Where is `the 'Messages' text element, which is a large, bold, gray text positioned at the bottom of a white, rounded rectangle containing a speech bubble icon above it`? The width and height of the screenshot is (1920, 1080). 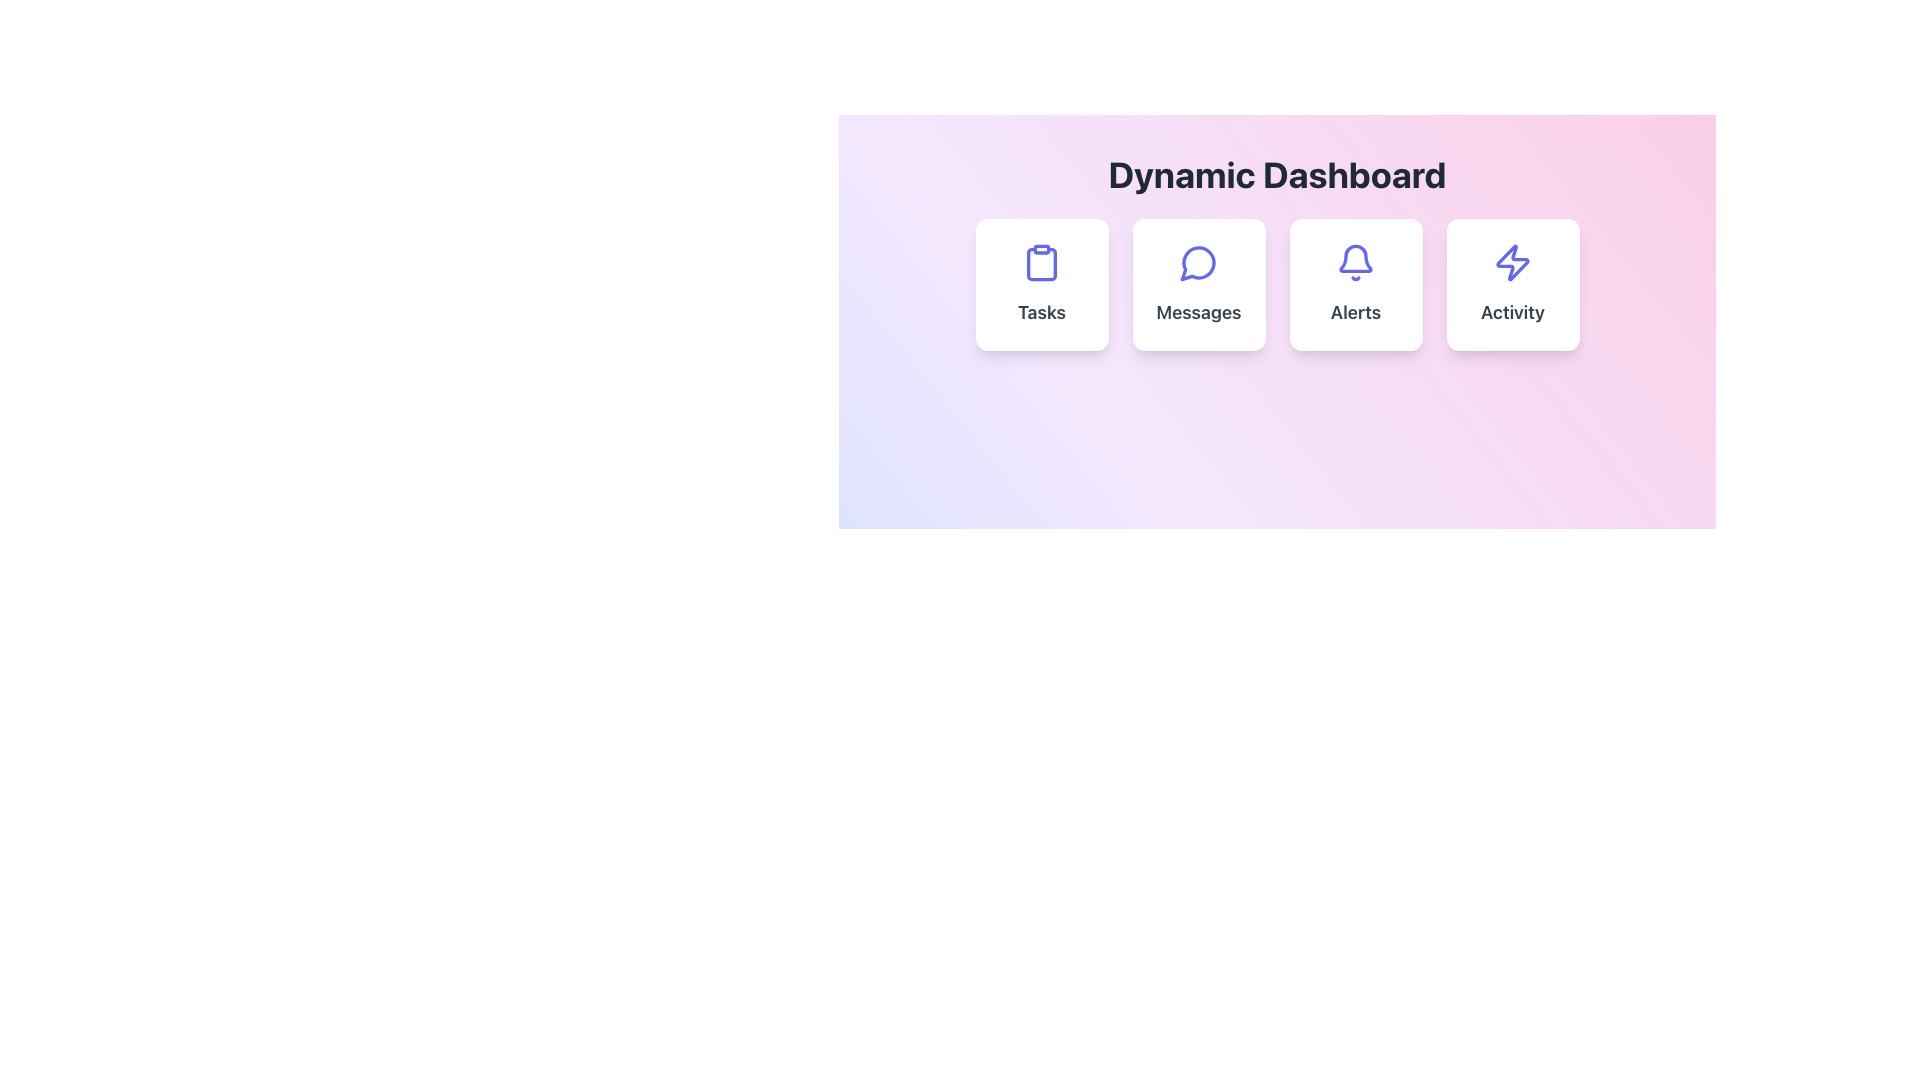 the 'Messages' text element, which is a large, bold, gray text positioned at the bottom of a white, rounded rectangle containing a speech bubble icon above it is located at coordinates (1199, 312).